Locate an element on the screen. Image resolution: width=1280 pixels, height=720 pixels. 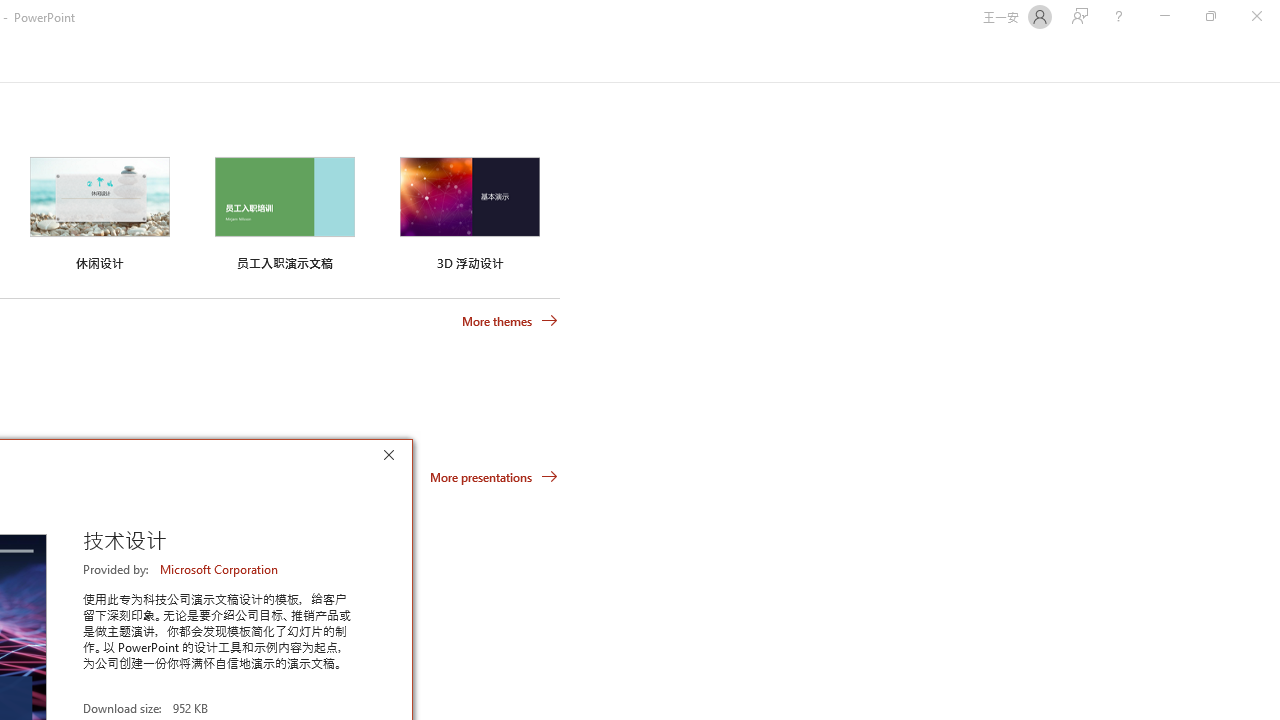
'More themes' is located at coordinates (510, 320).